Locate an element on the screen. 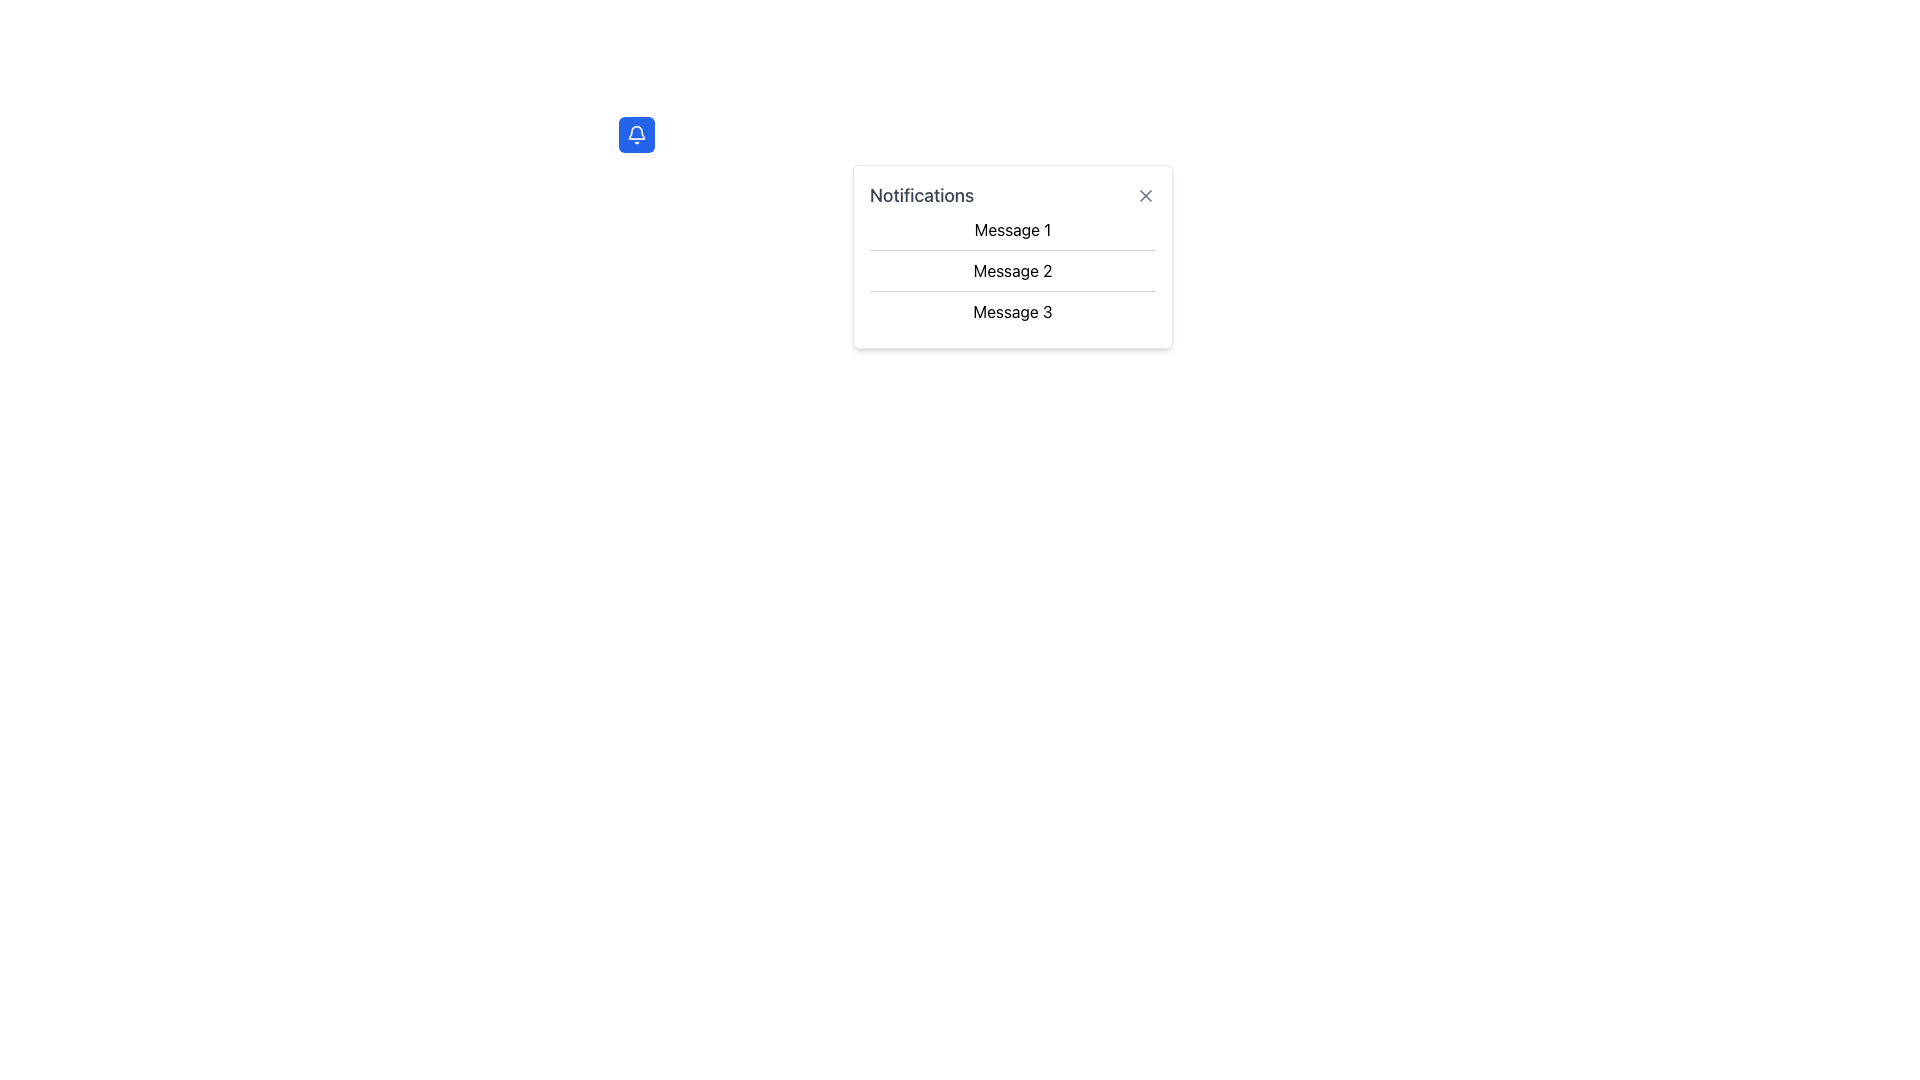 Image resolution: width=1920 pixels, height=1080 pixels. the notification button located at the top center of the layout is located at coordinates (636, 135).